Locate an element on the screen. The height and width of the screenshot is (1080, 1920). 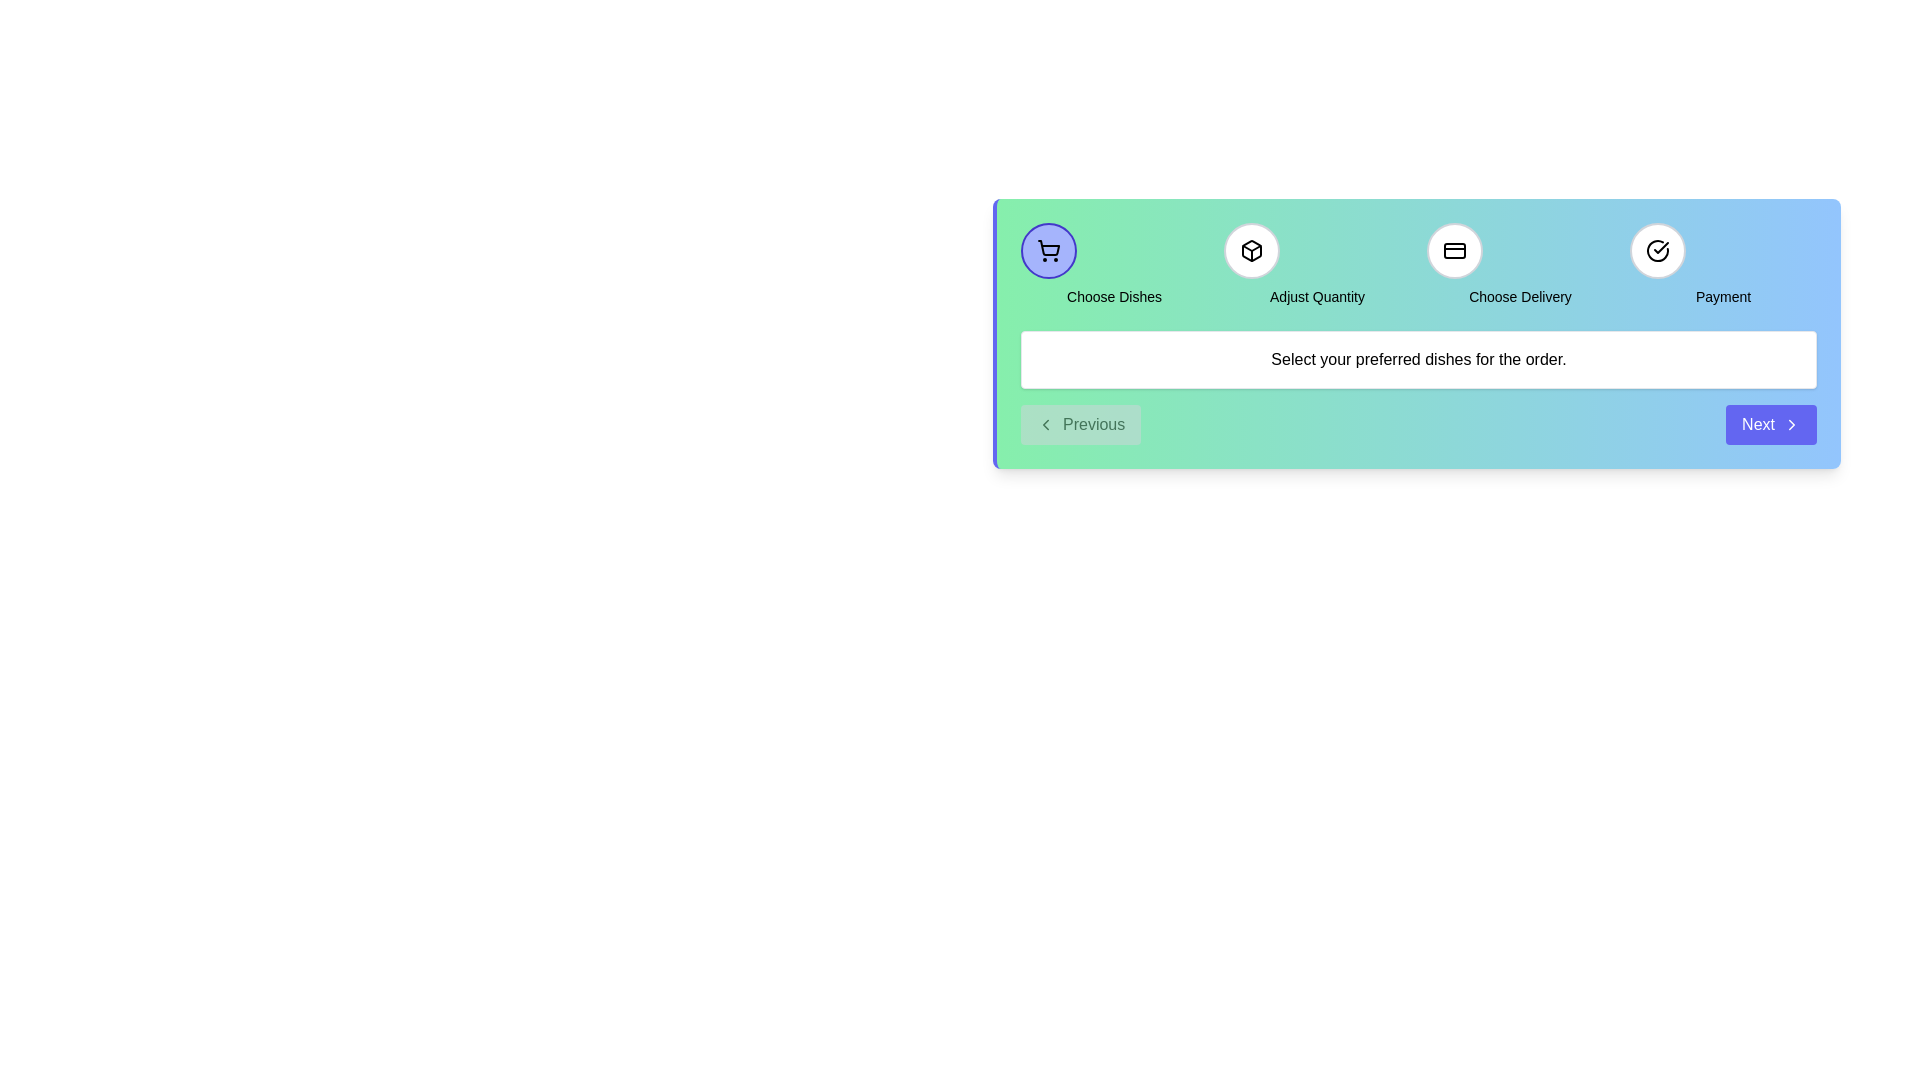
the chevron icon located inside the 'Previous' button in the bottom-left corner of the card interface is located at coordinates (1045, 423).